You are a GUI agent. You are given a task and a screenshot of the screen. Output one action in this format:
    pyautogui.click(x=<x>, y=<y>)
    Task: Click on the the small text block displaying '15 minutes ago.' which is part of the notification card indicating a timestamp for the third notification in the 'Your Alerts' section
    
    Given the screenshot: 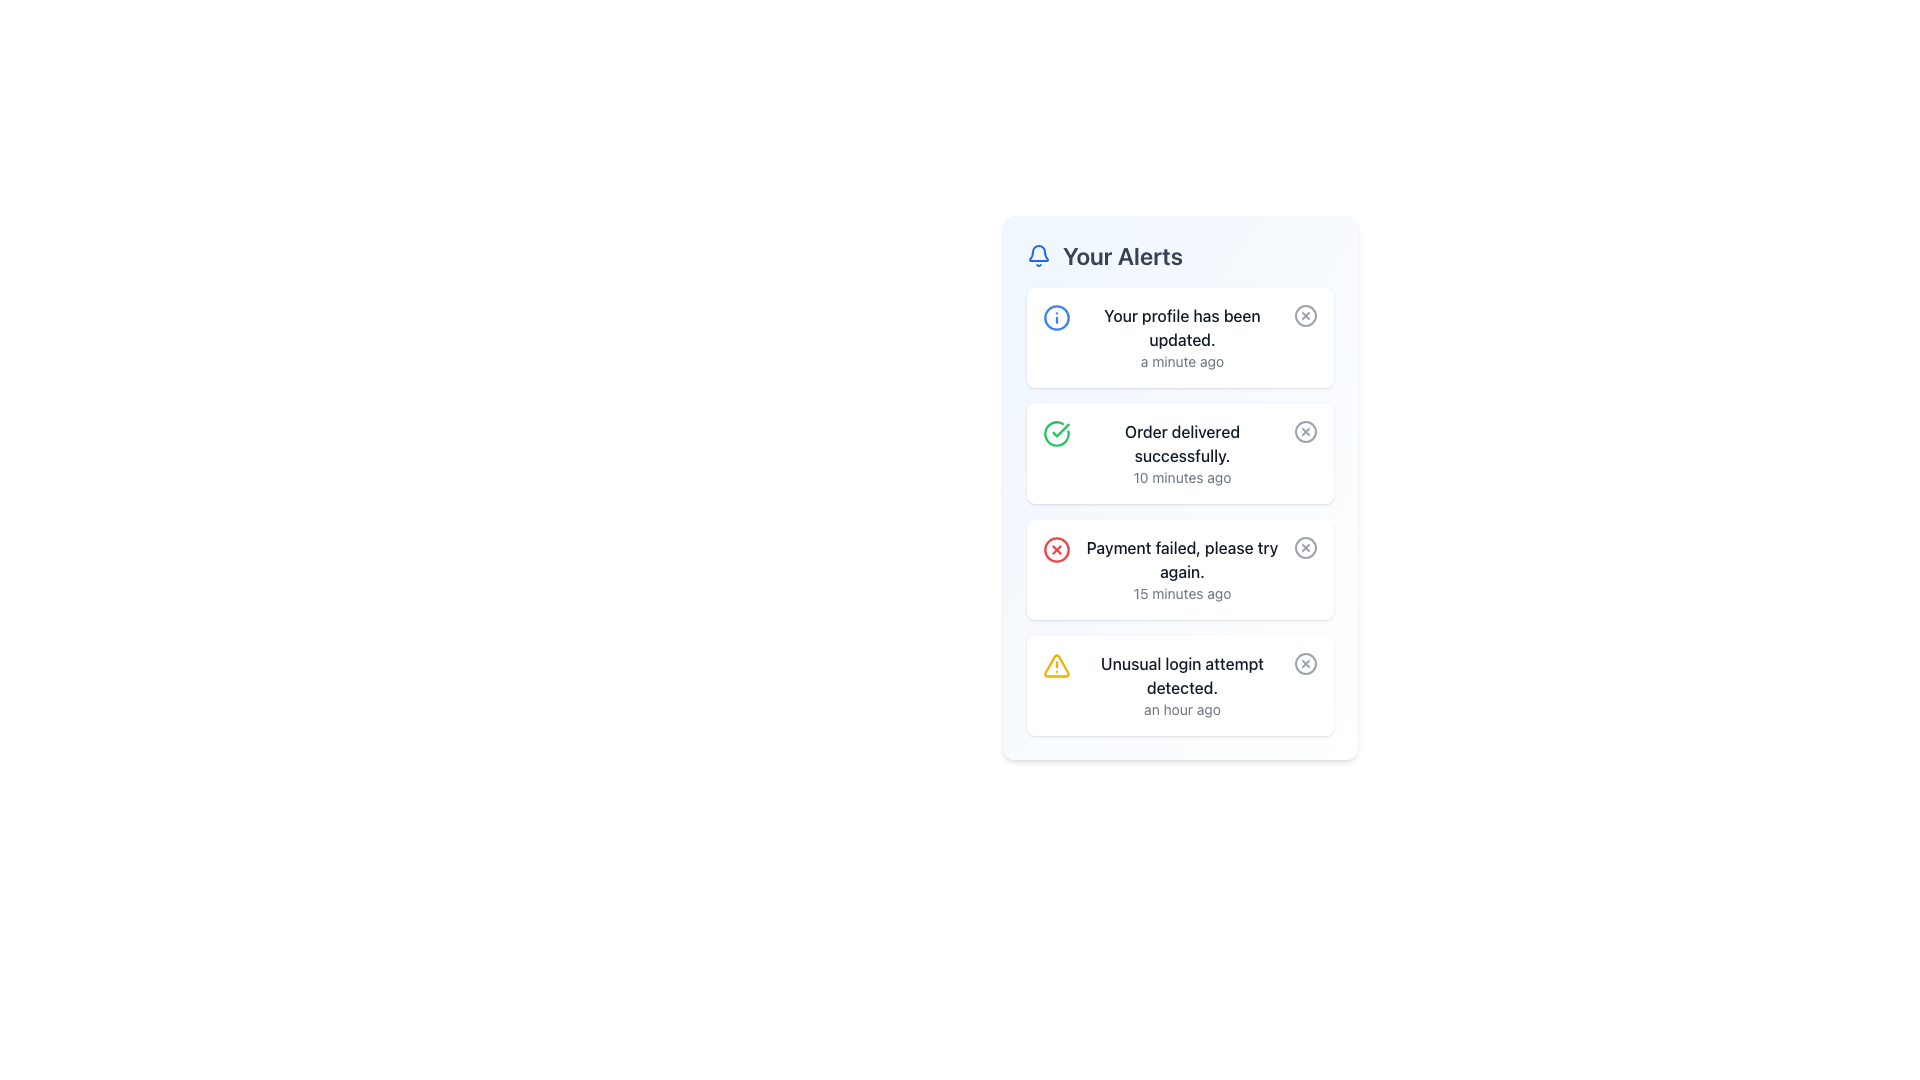 What is the action you would take?
    pyautogui.click(x=1182, y=593)
    